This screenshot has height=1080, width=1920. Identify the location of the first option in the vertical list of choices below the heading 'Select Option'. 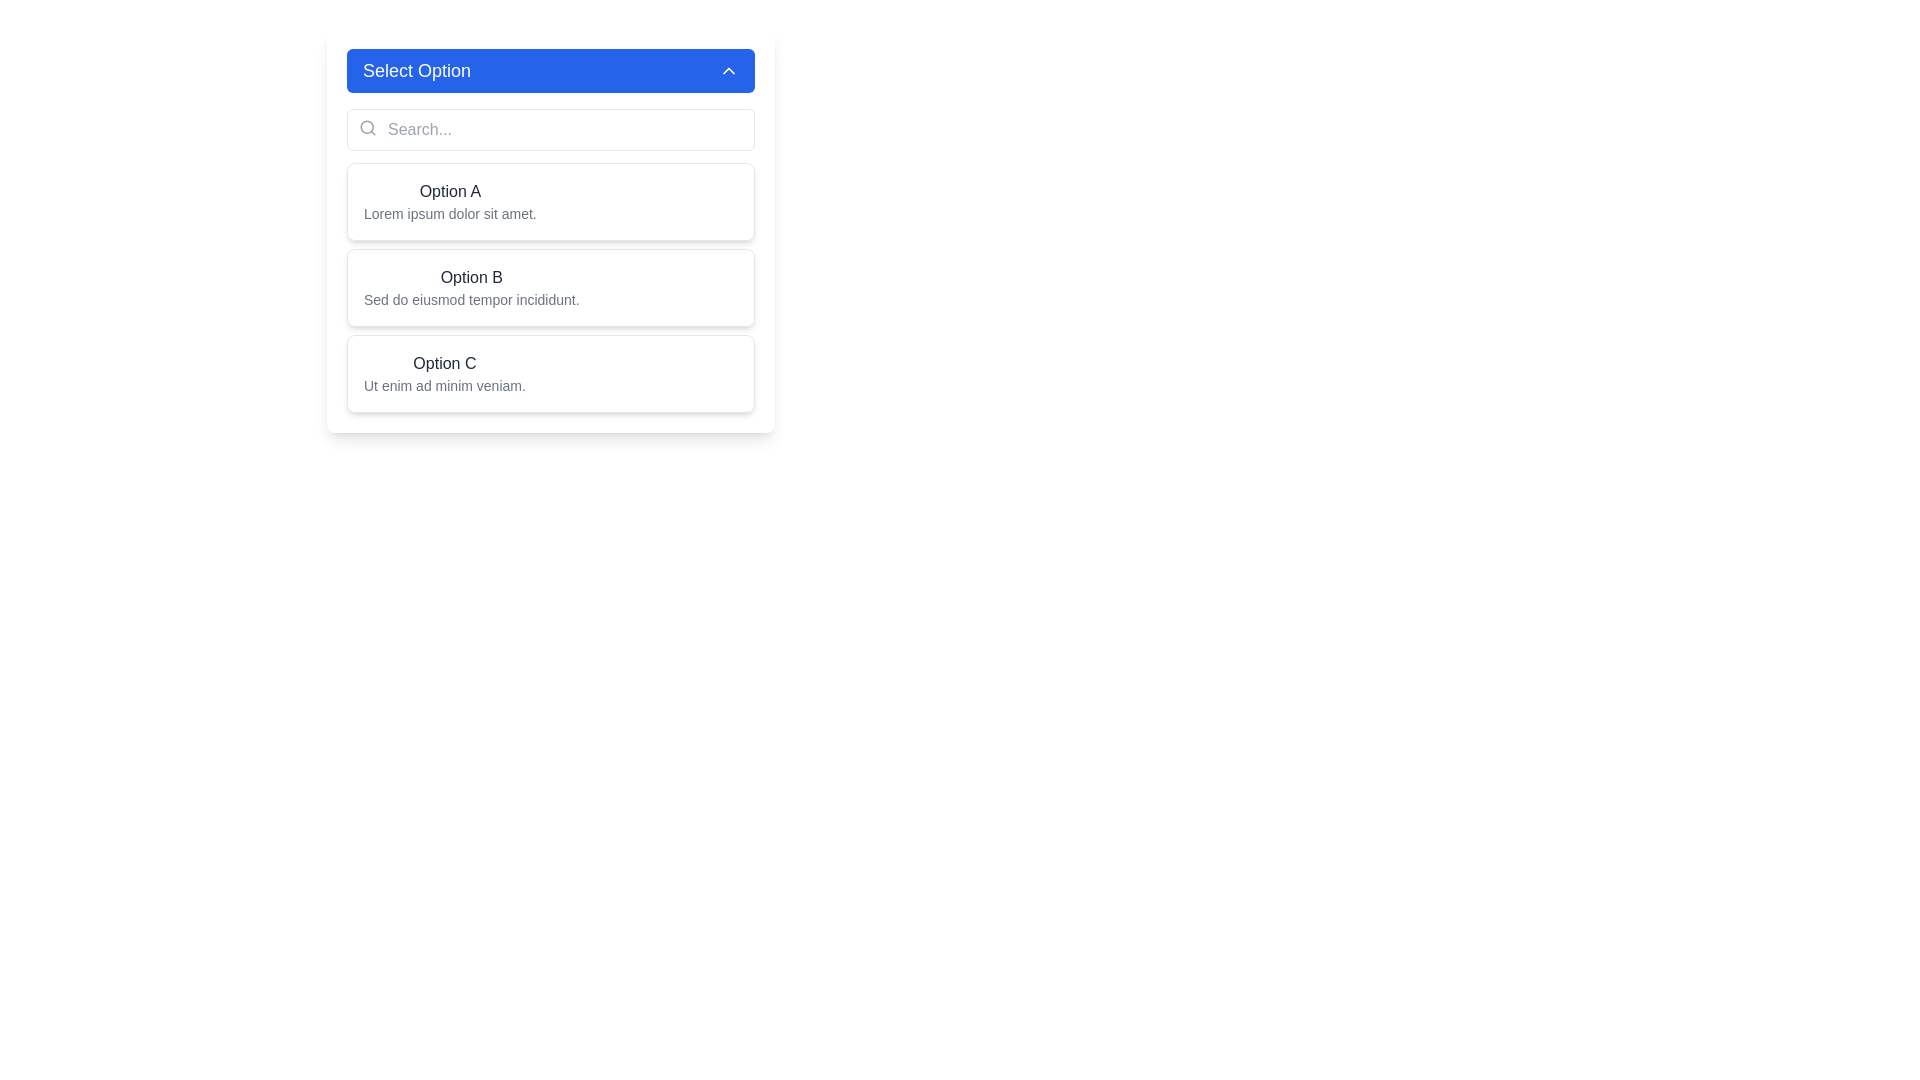
(449, 201).